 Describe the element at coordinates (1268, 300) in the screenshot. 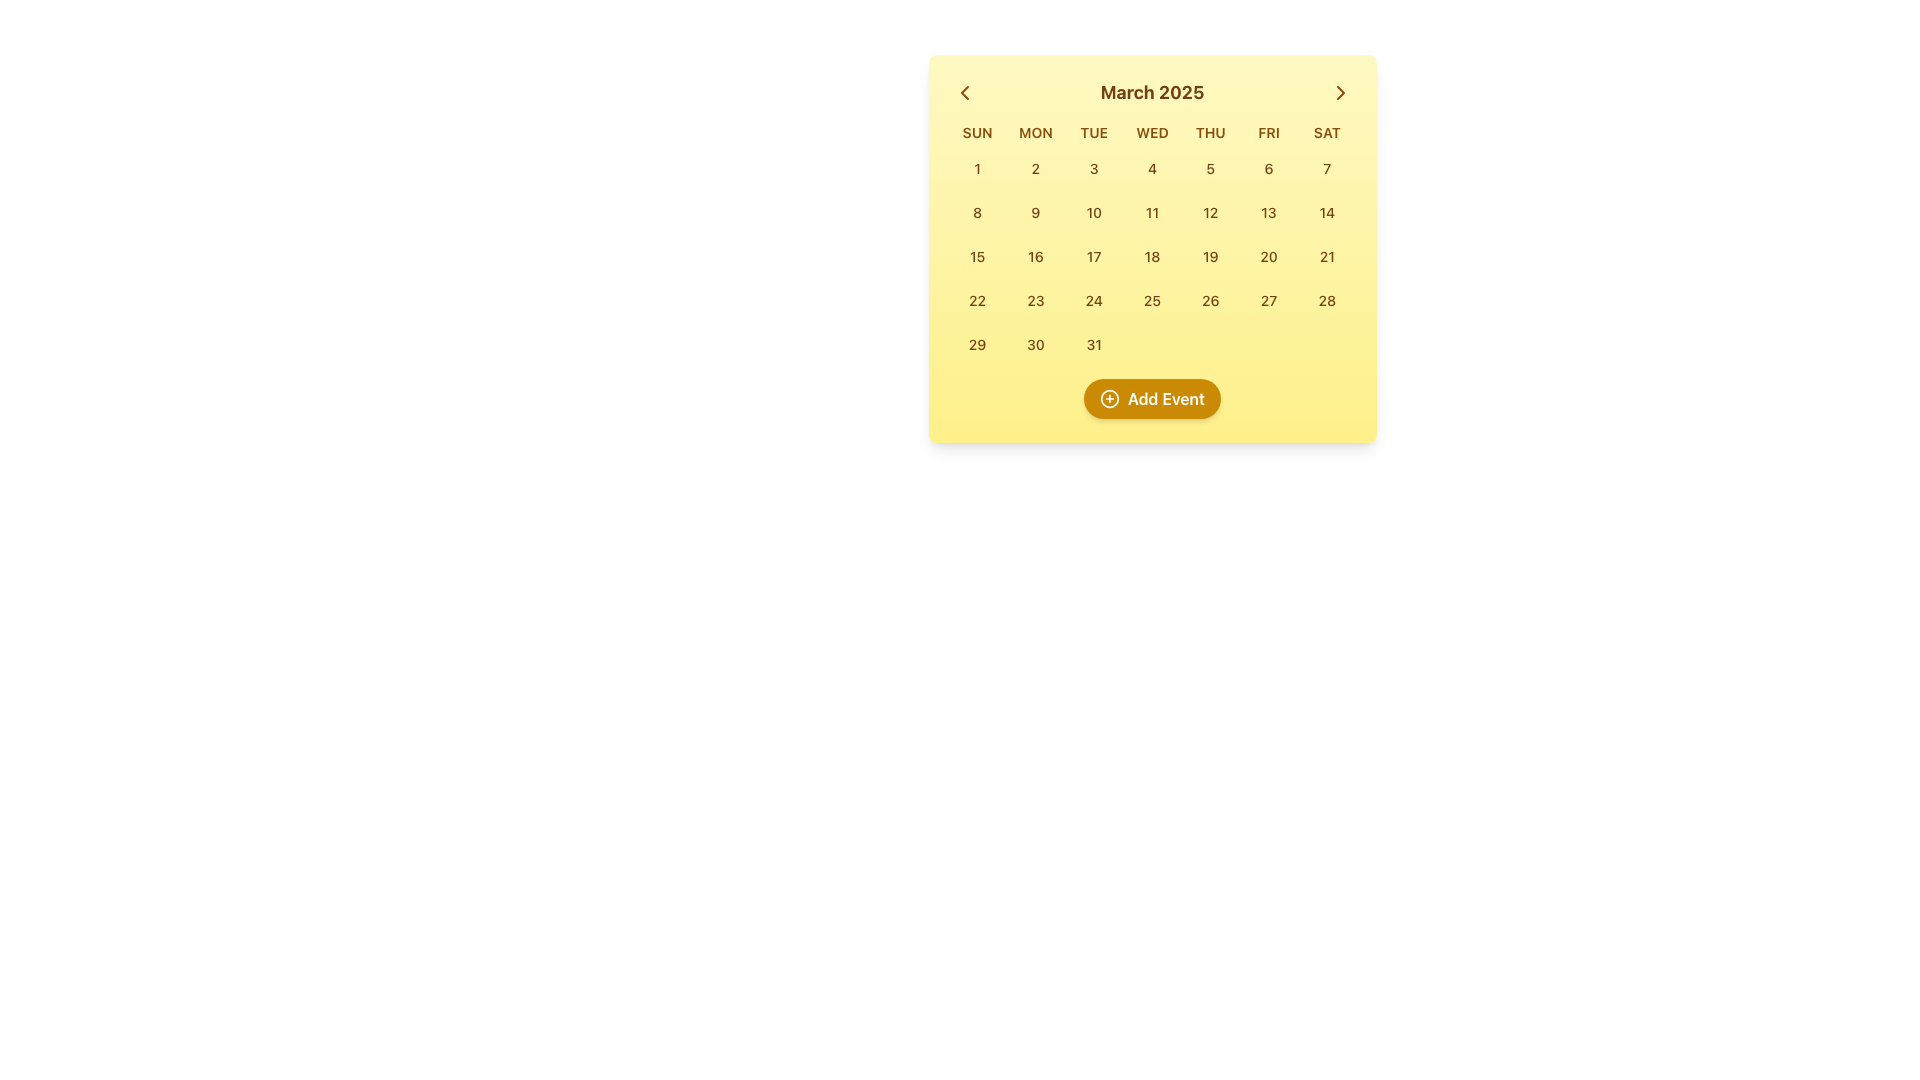

I see `the Text Display representing the date '27' in the calendar grid for March 2025` at that location.